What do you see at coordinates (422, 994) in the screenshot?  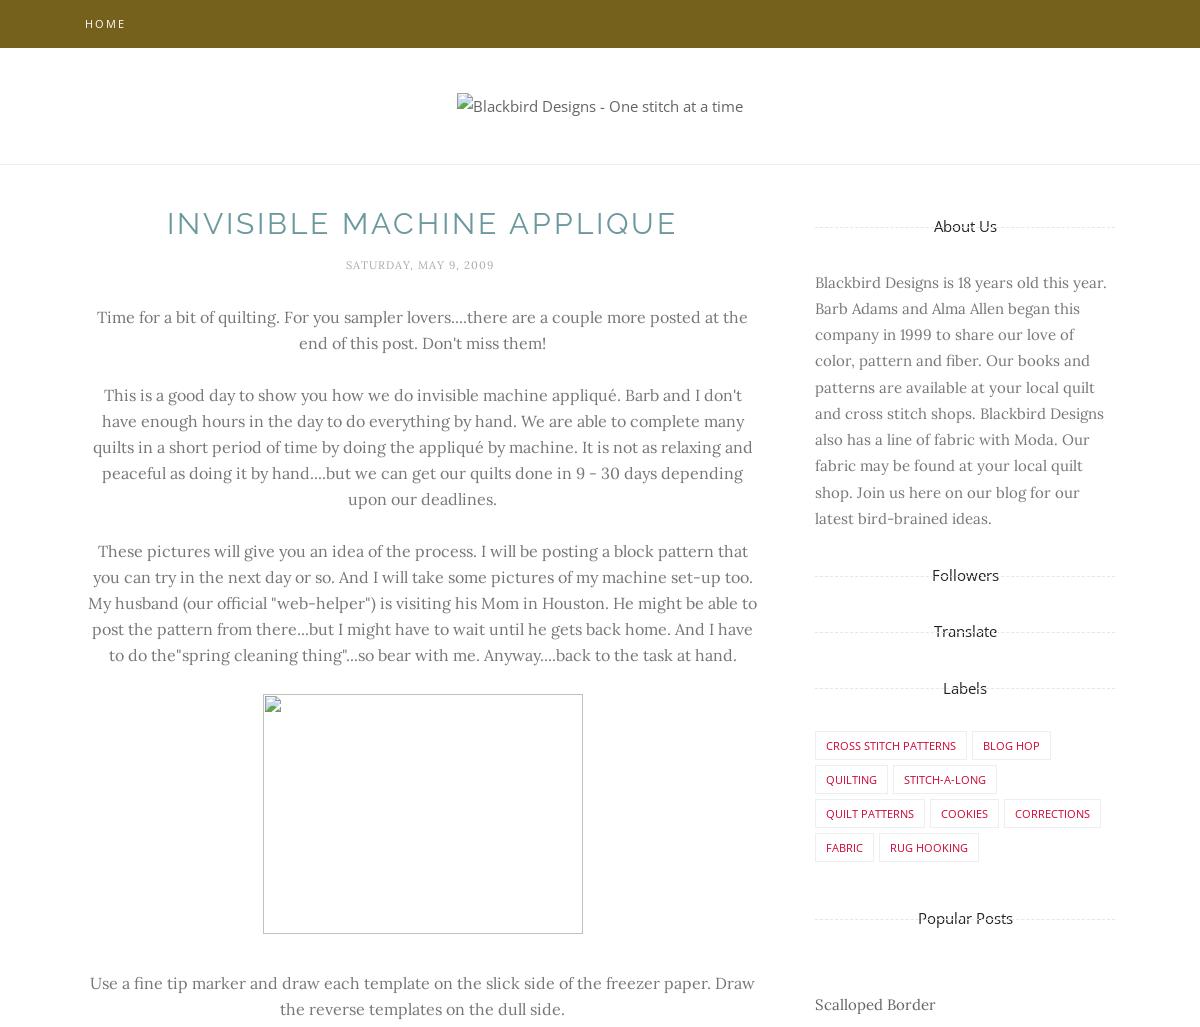 I see `'Use a fine tip marker and draw each template on the slick side of the freezer paper. Draw the reverse templates on the dull side.'` at bounding box center [422, 994].